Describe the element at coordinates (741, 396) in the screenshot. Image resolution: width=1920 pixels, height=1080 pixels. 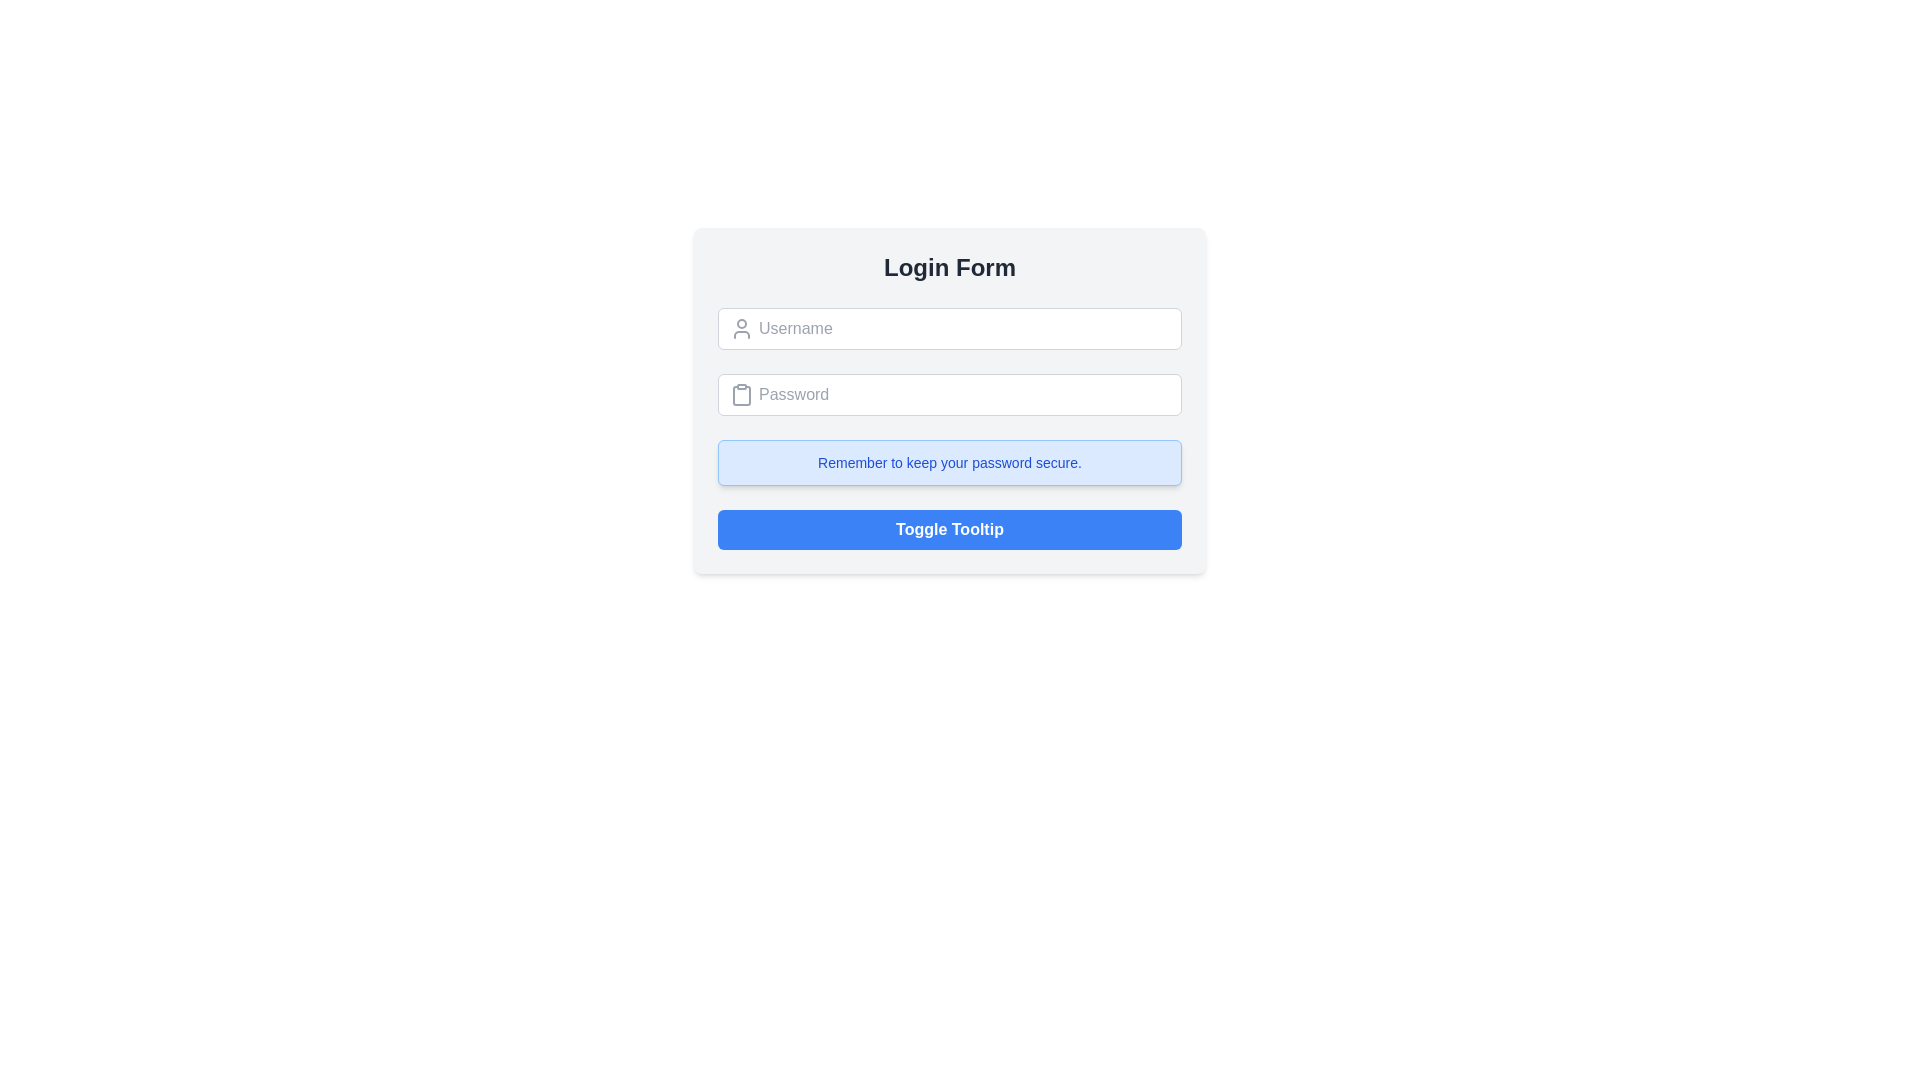
I see `the clipboard icon located to the left of the password input field in the login form` at that location.